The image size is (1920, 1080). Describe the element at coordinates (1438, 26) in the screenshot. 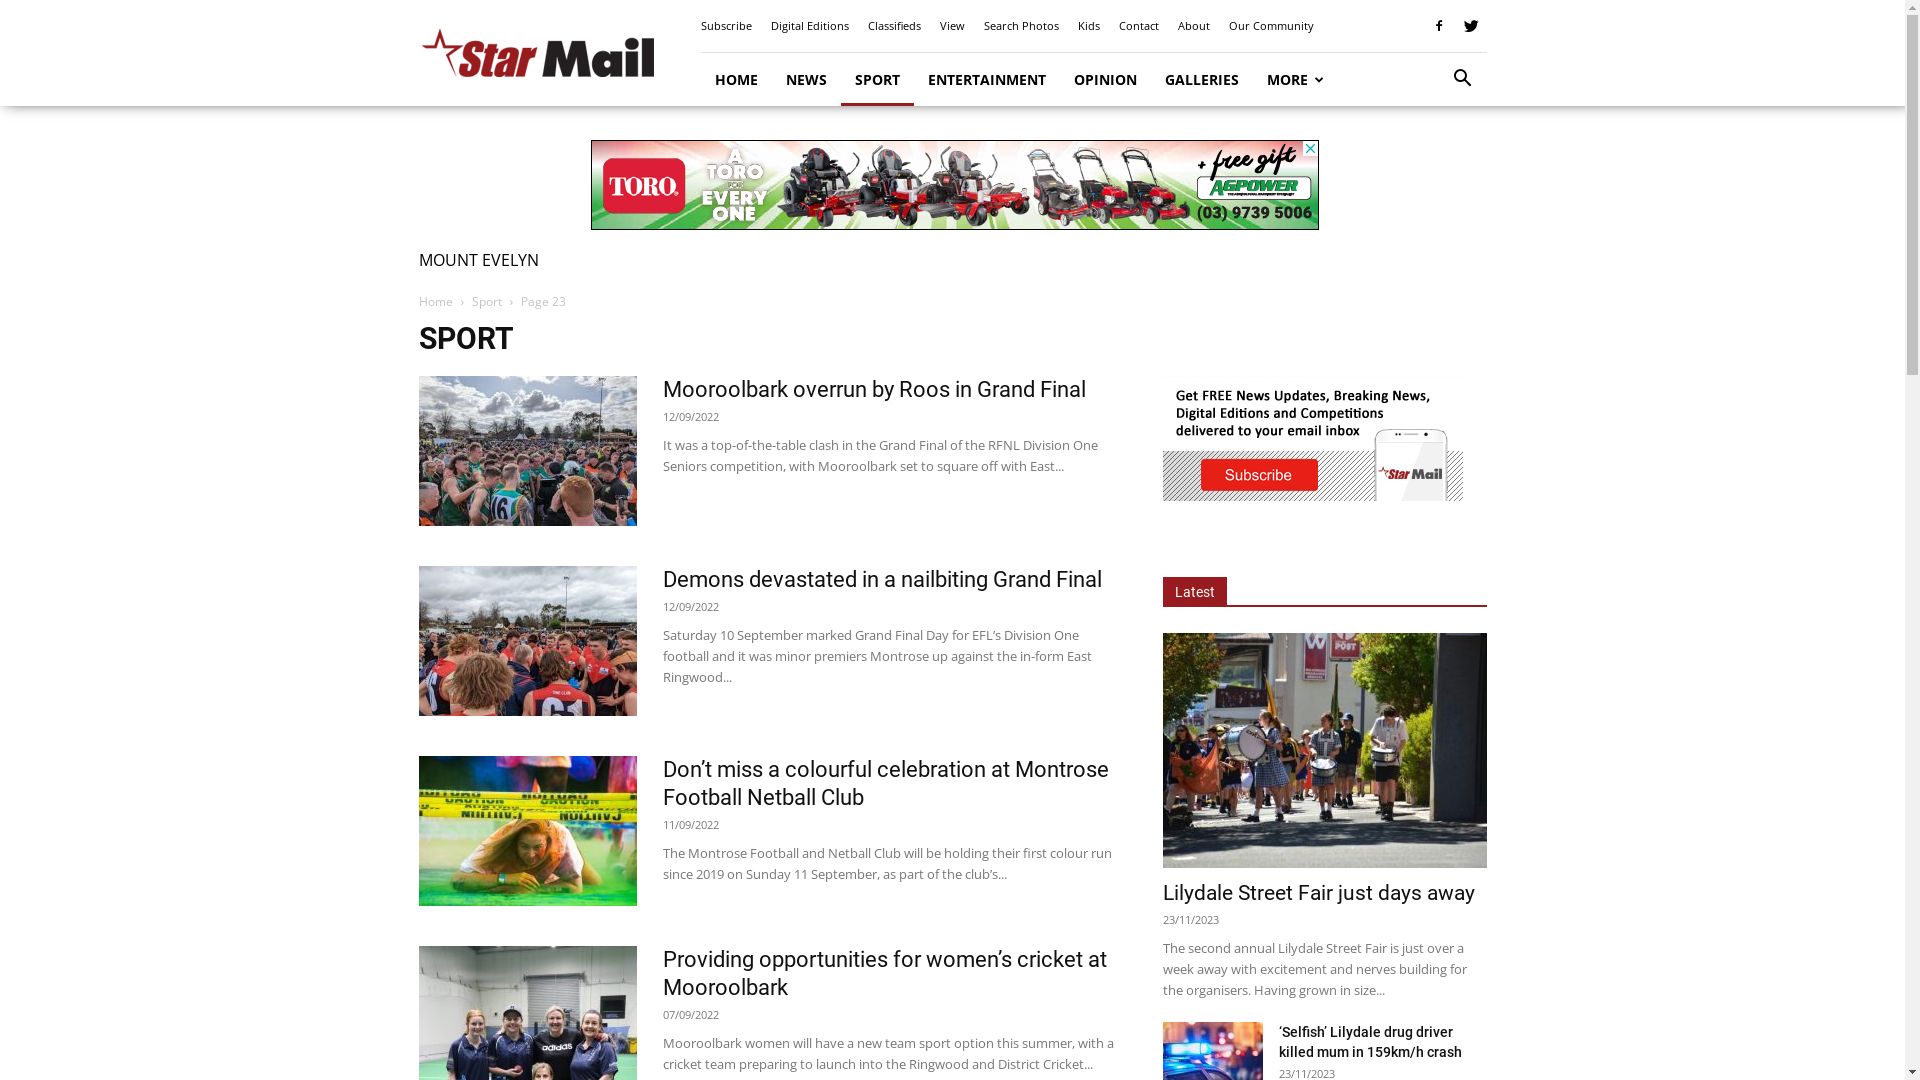

I see `'Facebook'` at that location.